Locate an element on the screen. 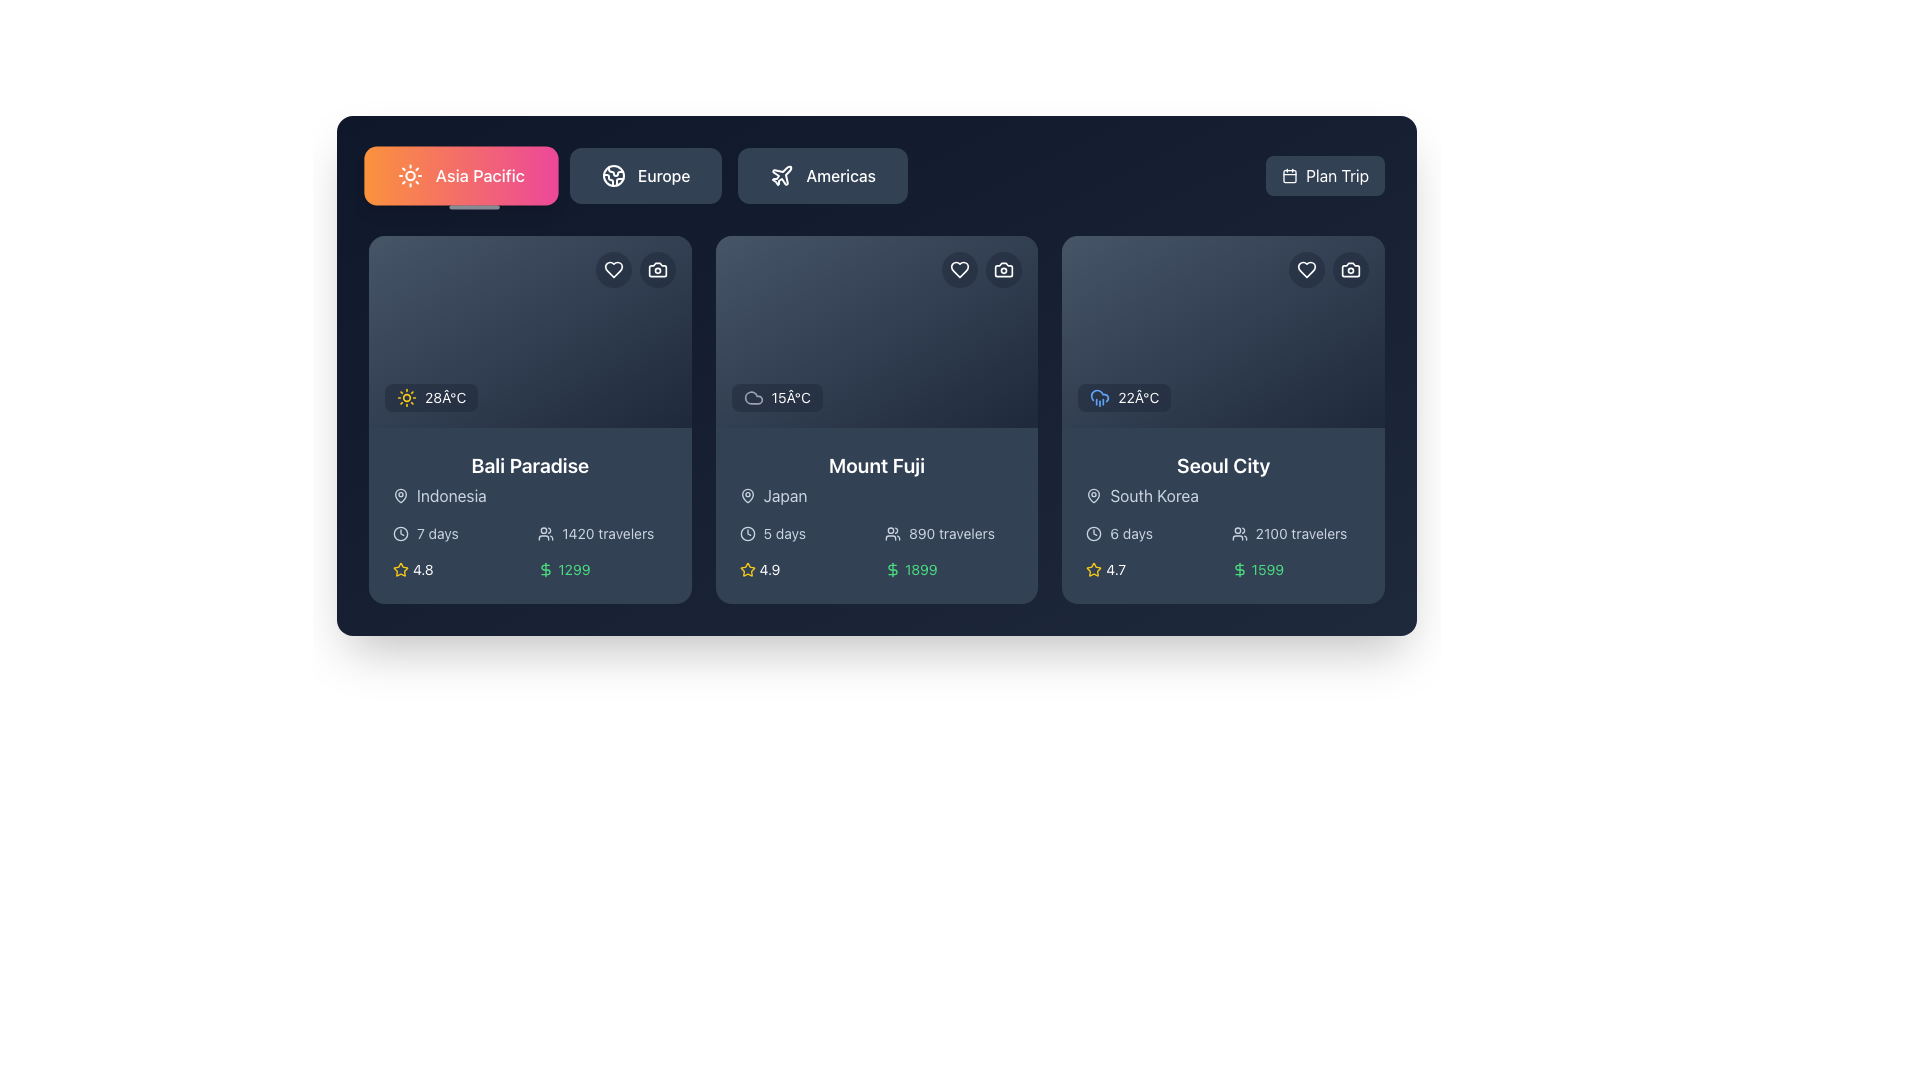  the circular 'like' button with a heart icon is located at coordinates (612, 270).